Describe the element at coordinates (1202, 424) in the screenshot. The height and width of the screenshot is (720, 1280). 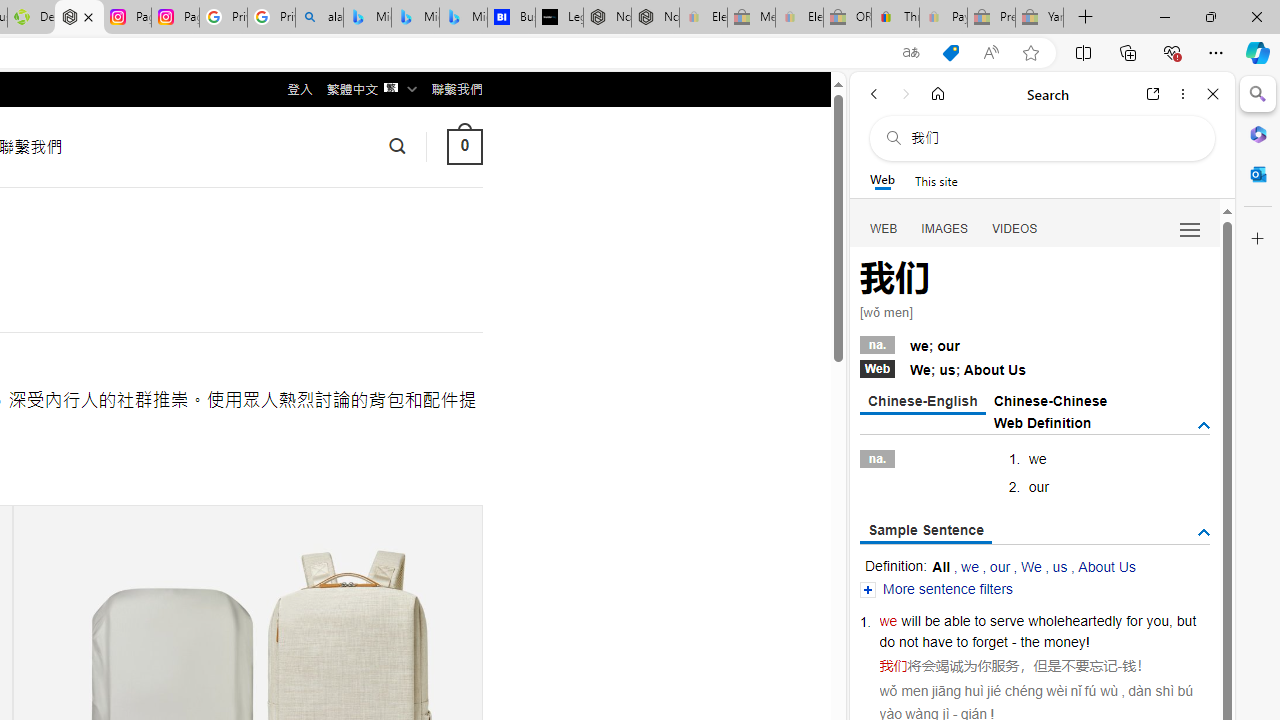
I see `'AutomationID: tgdef'` at that location.